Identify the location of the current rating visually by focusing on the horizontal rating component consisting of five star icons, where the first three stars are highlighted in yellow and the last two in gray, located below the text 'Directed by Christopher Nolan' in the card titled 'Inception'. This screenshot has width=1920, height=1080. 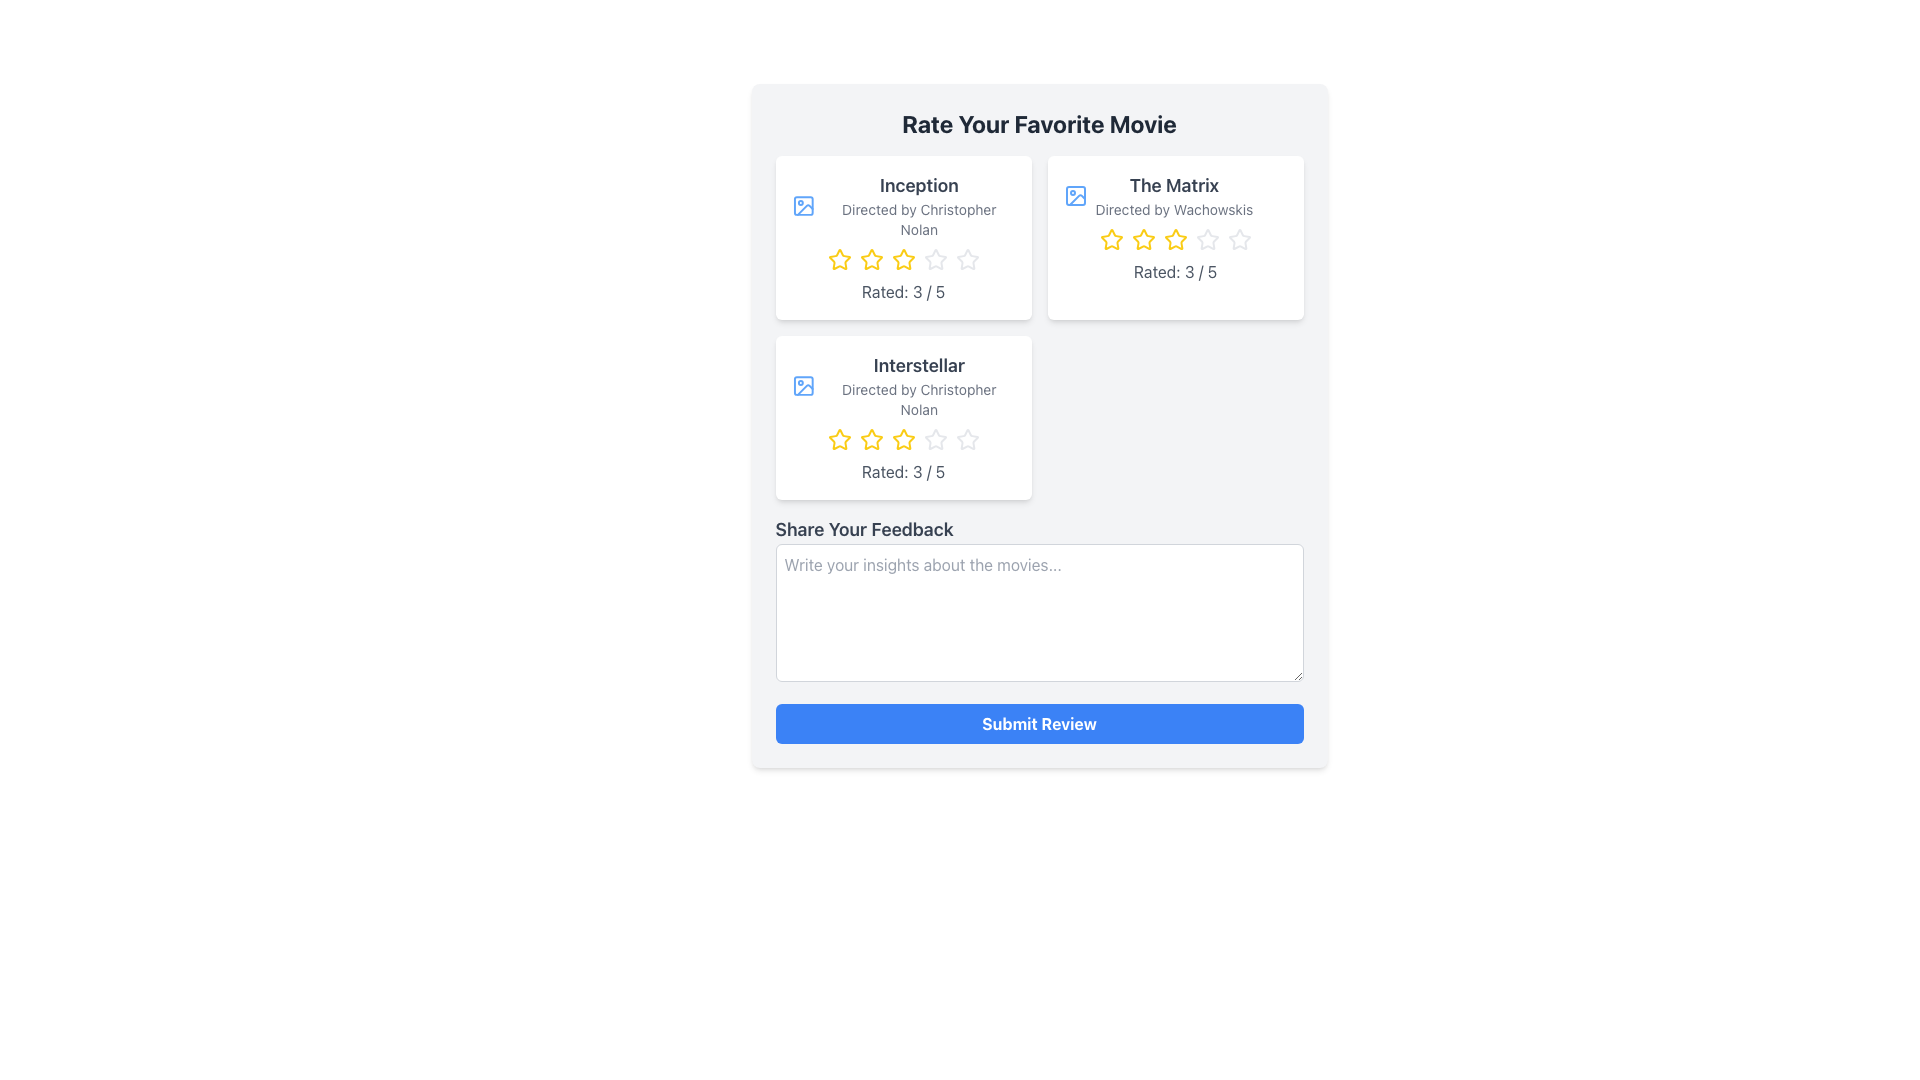
(902, 258).